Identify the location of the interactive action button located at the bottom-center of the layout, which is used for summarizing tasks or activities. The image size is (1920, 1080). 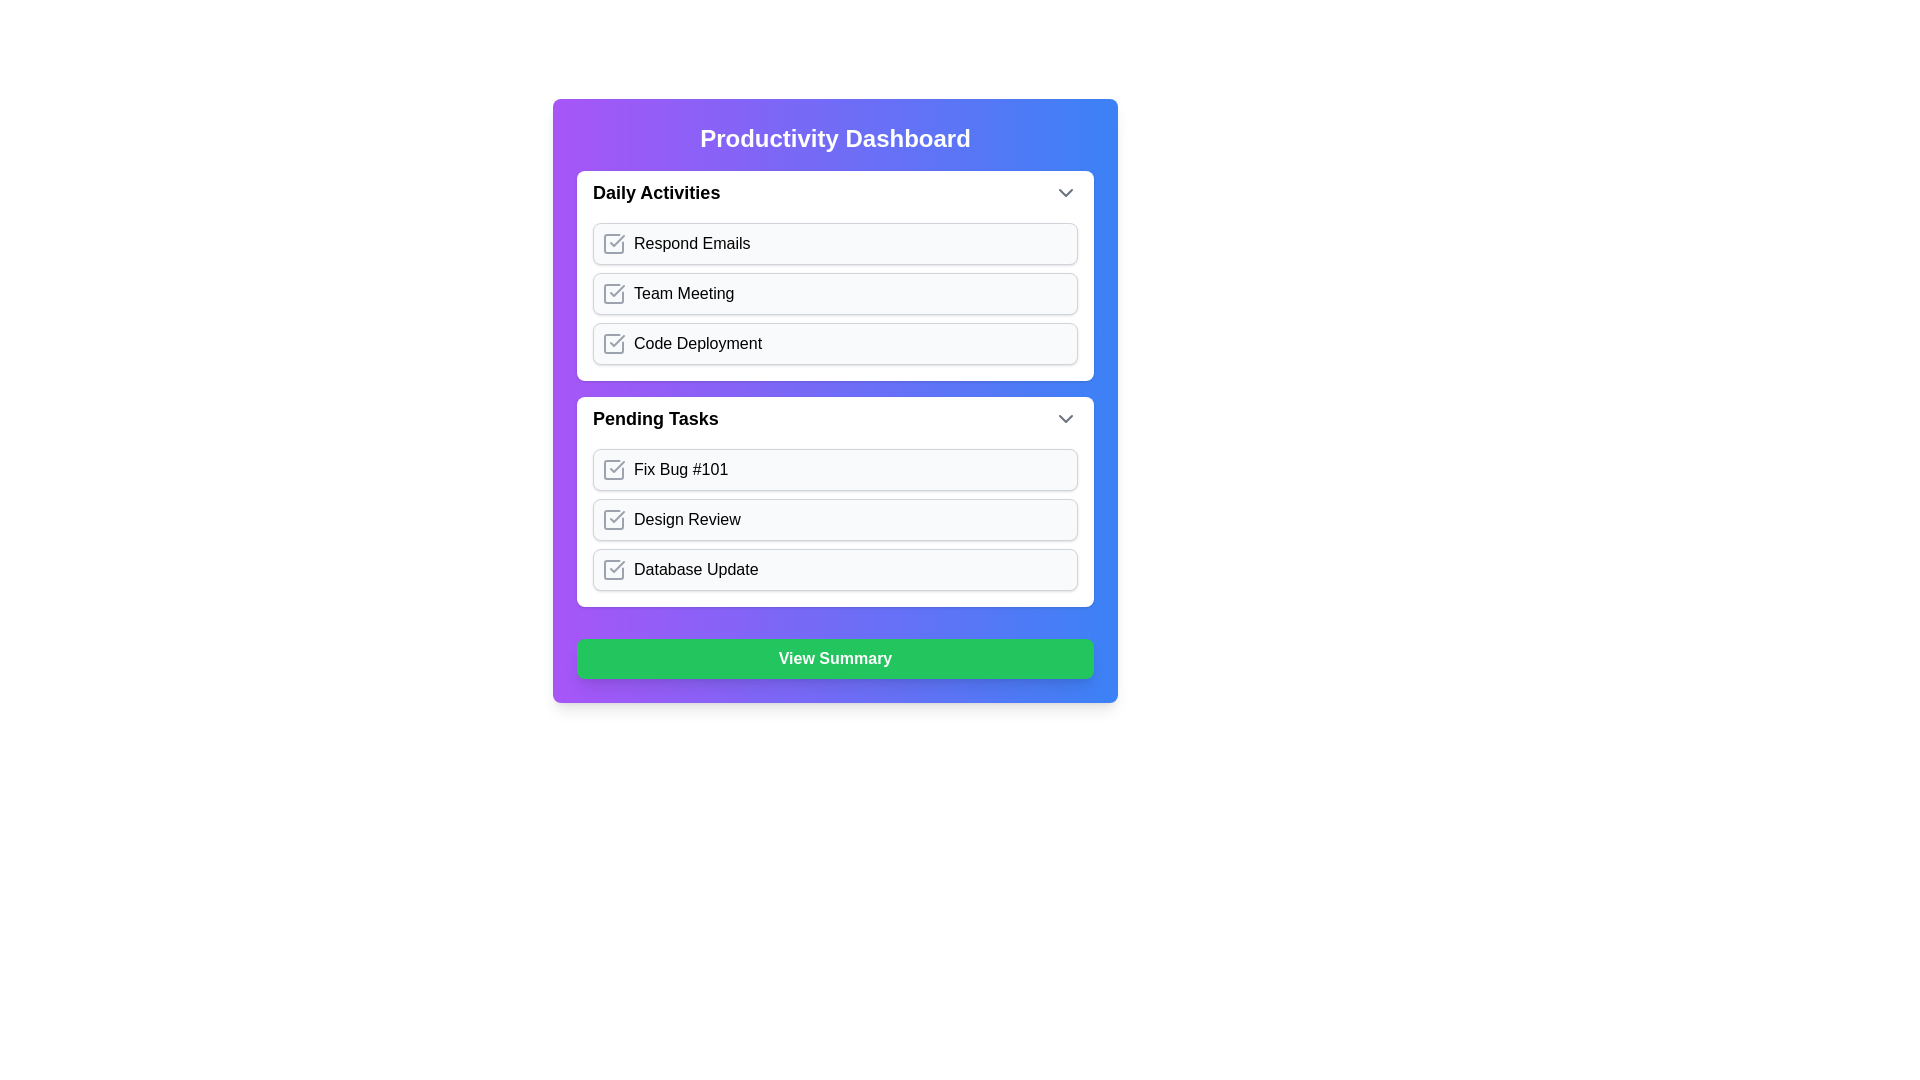
(835, 659).